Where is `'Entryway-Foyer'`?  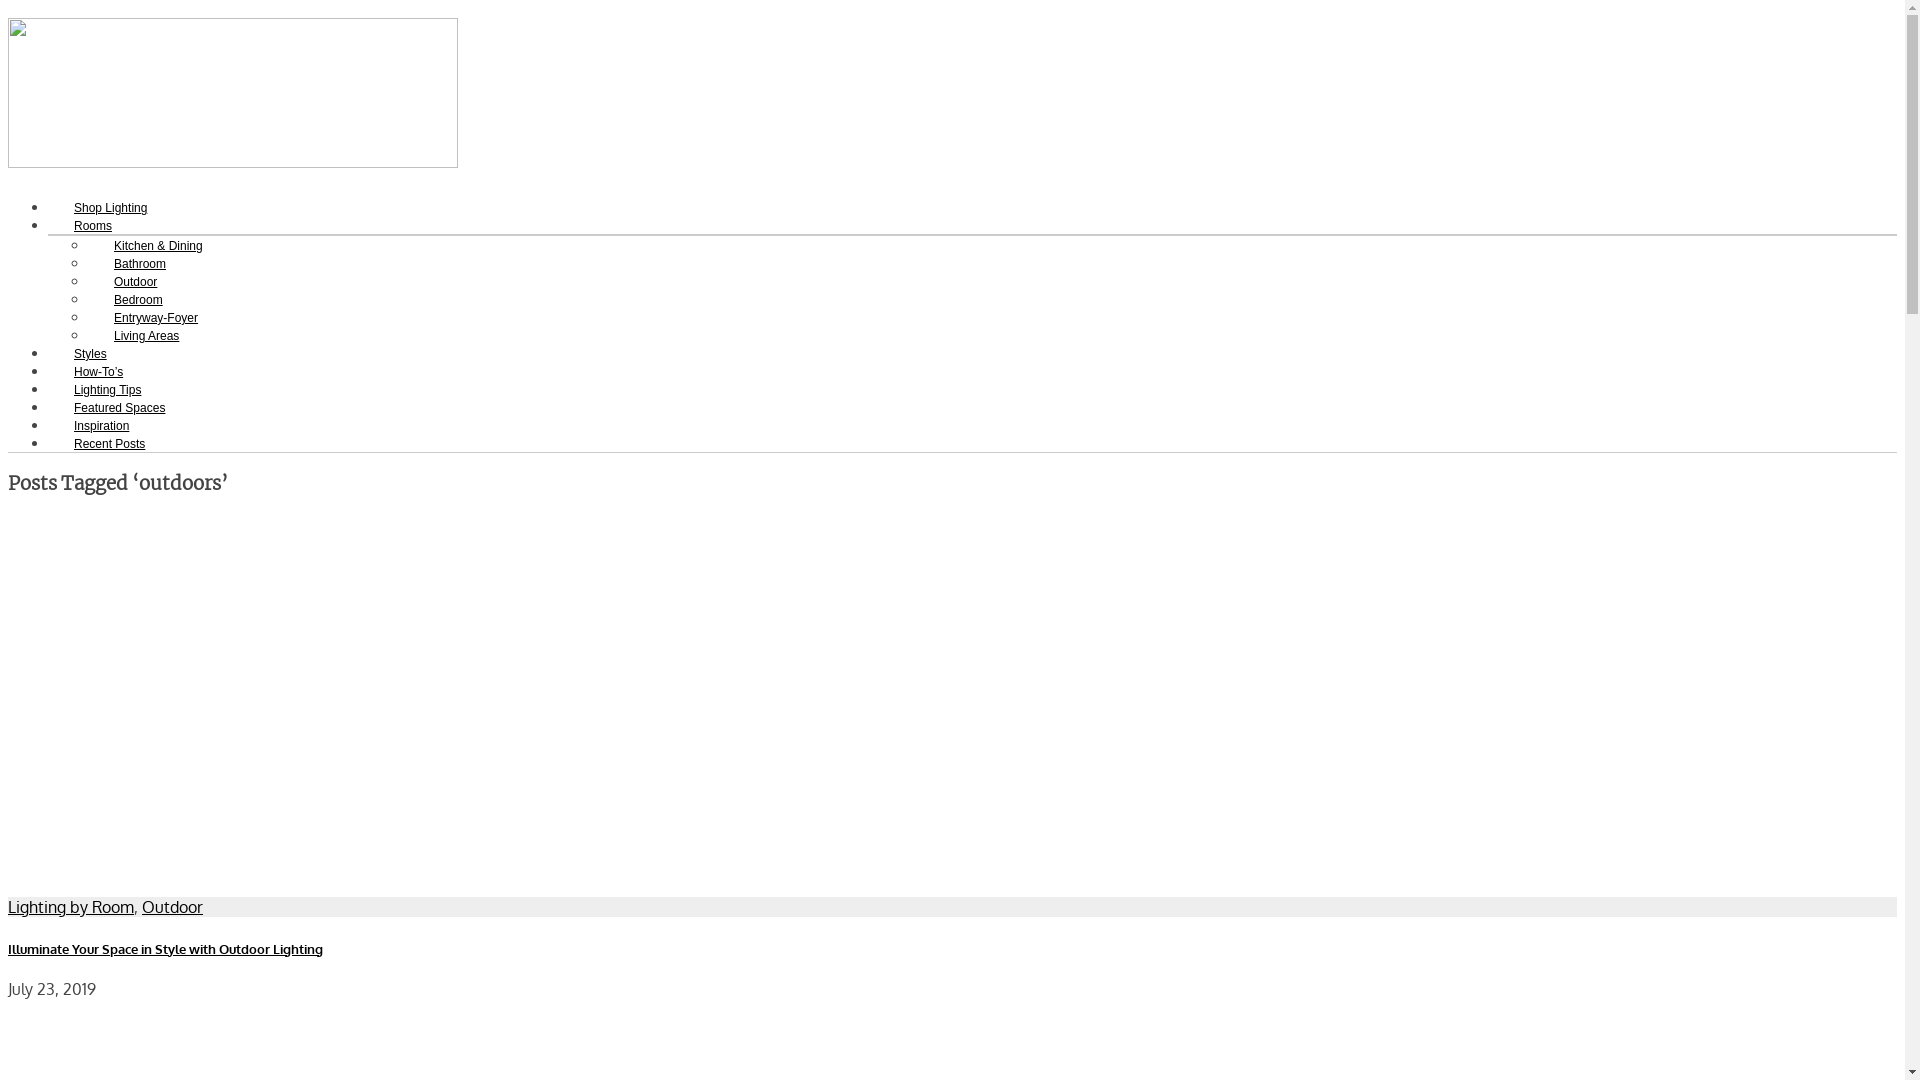
'Entryway-Foyer' is located at coordinates (155, 316).